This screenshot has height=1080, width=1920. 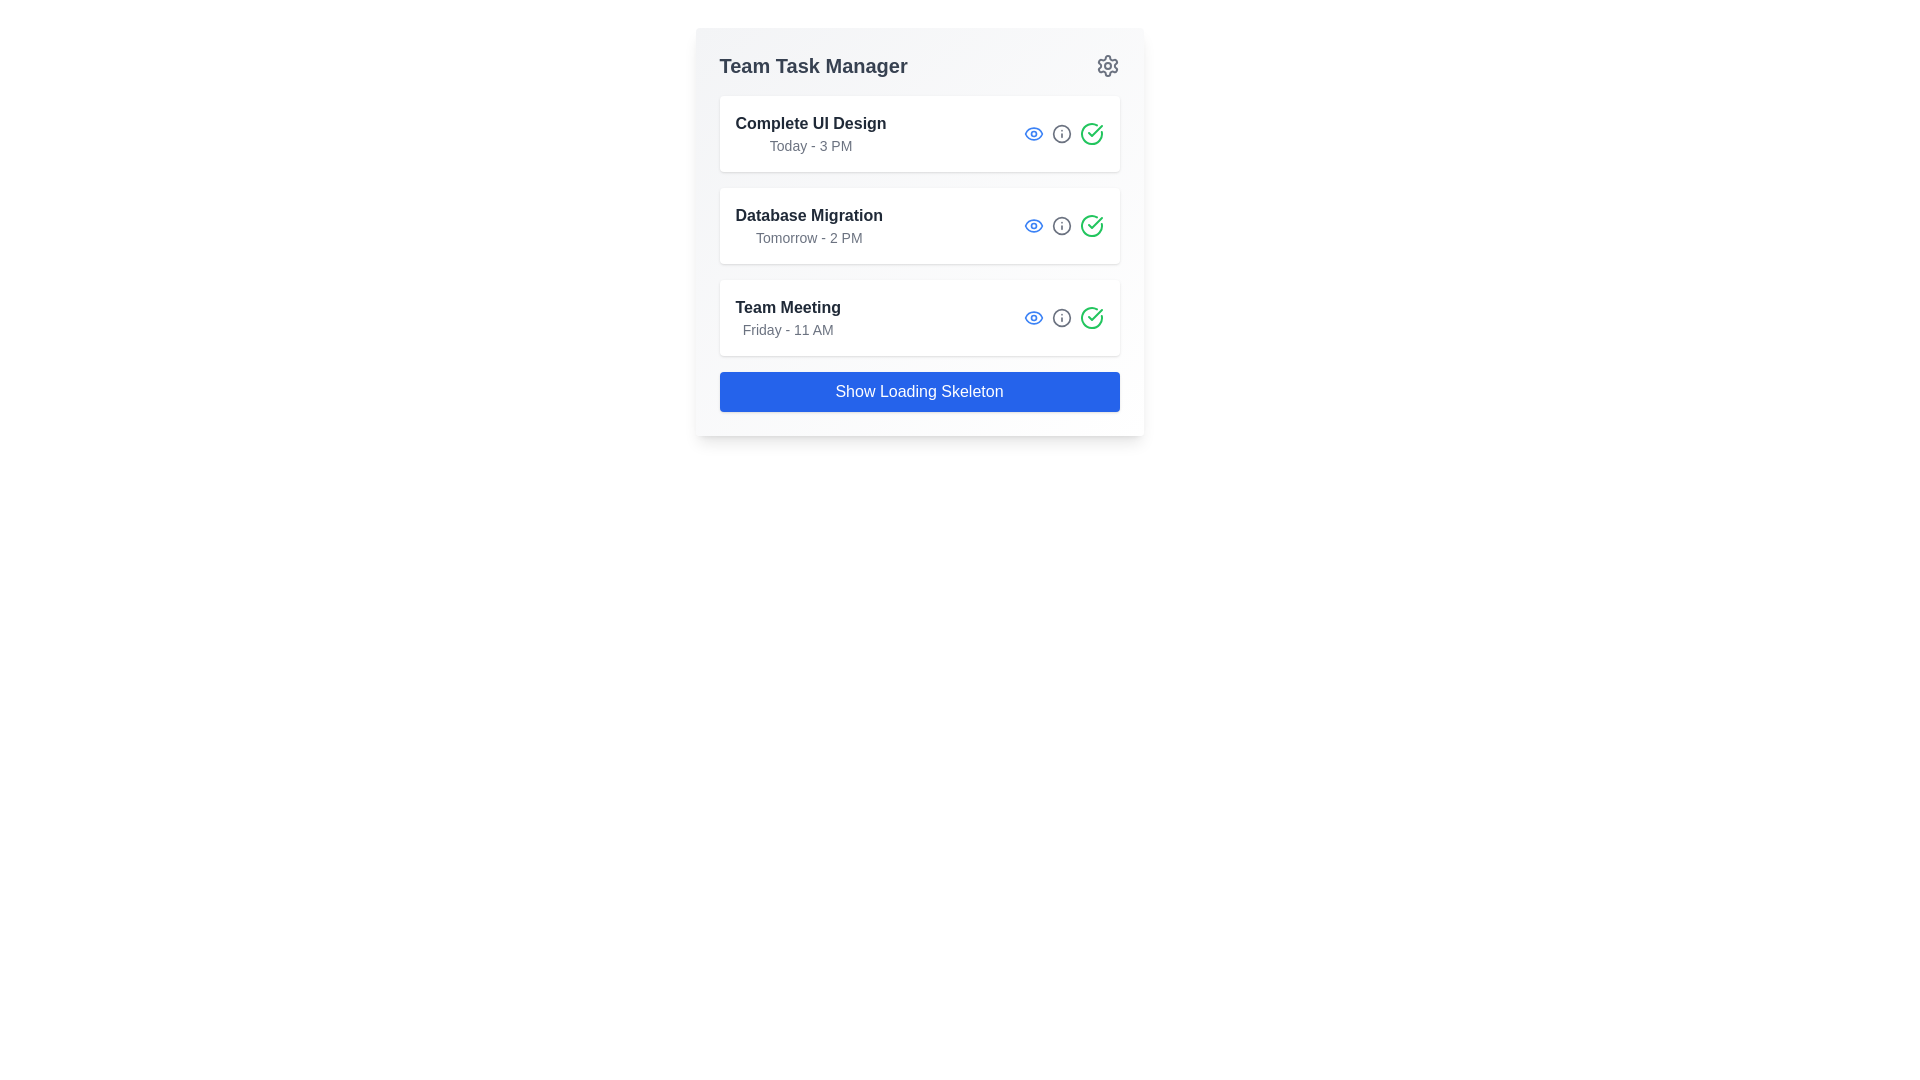 What do you see at coordinates (811, 145) in the screenshot?
I see `scheduled date and time displayed in the text label located below the main task title of the 'Complete UI Design' task item, which is centrally aligned` at bounding box center [811, 145].